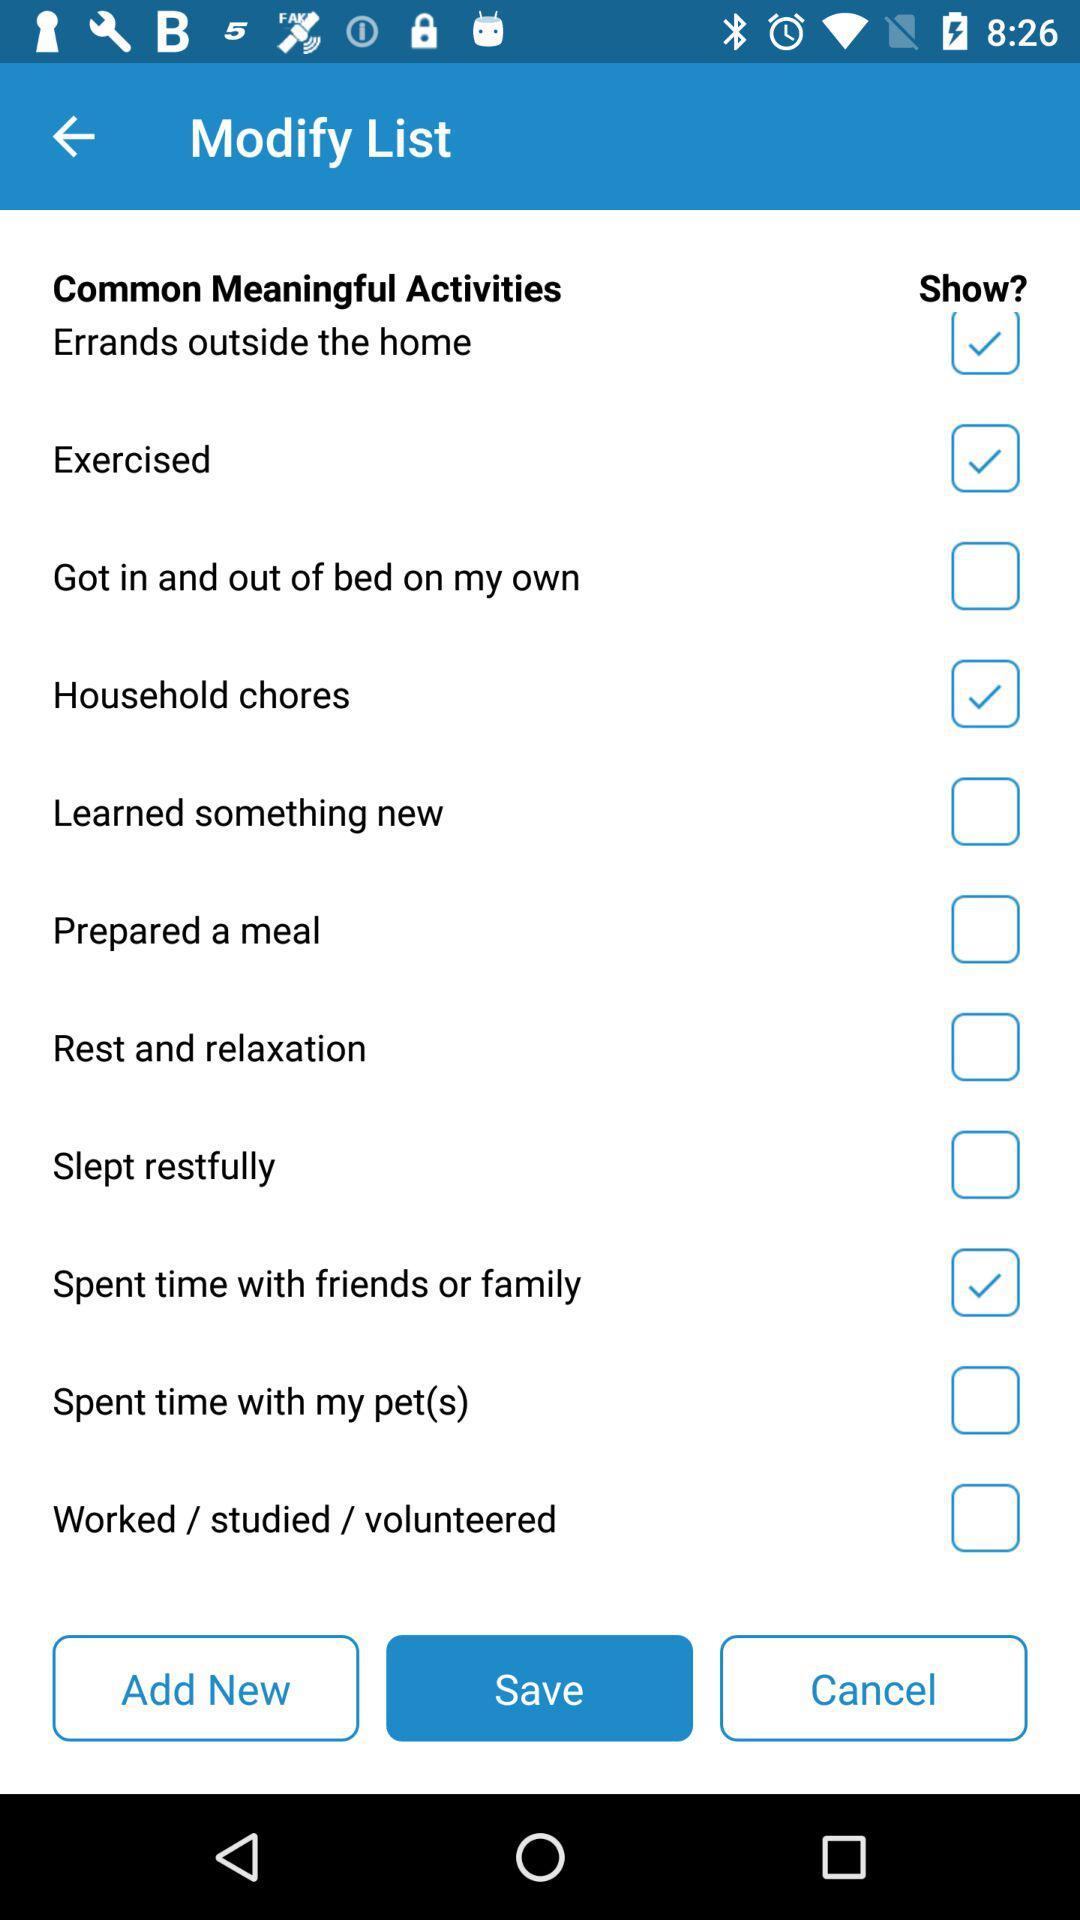  I want to click on tick option, so click(984, 811).